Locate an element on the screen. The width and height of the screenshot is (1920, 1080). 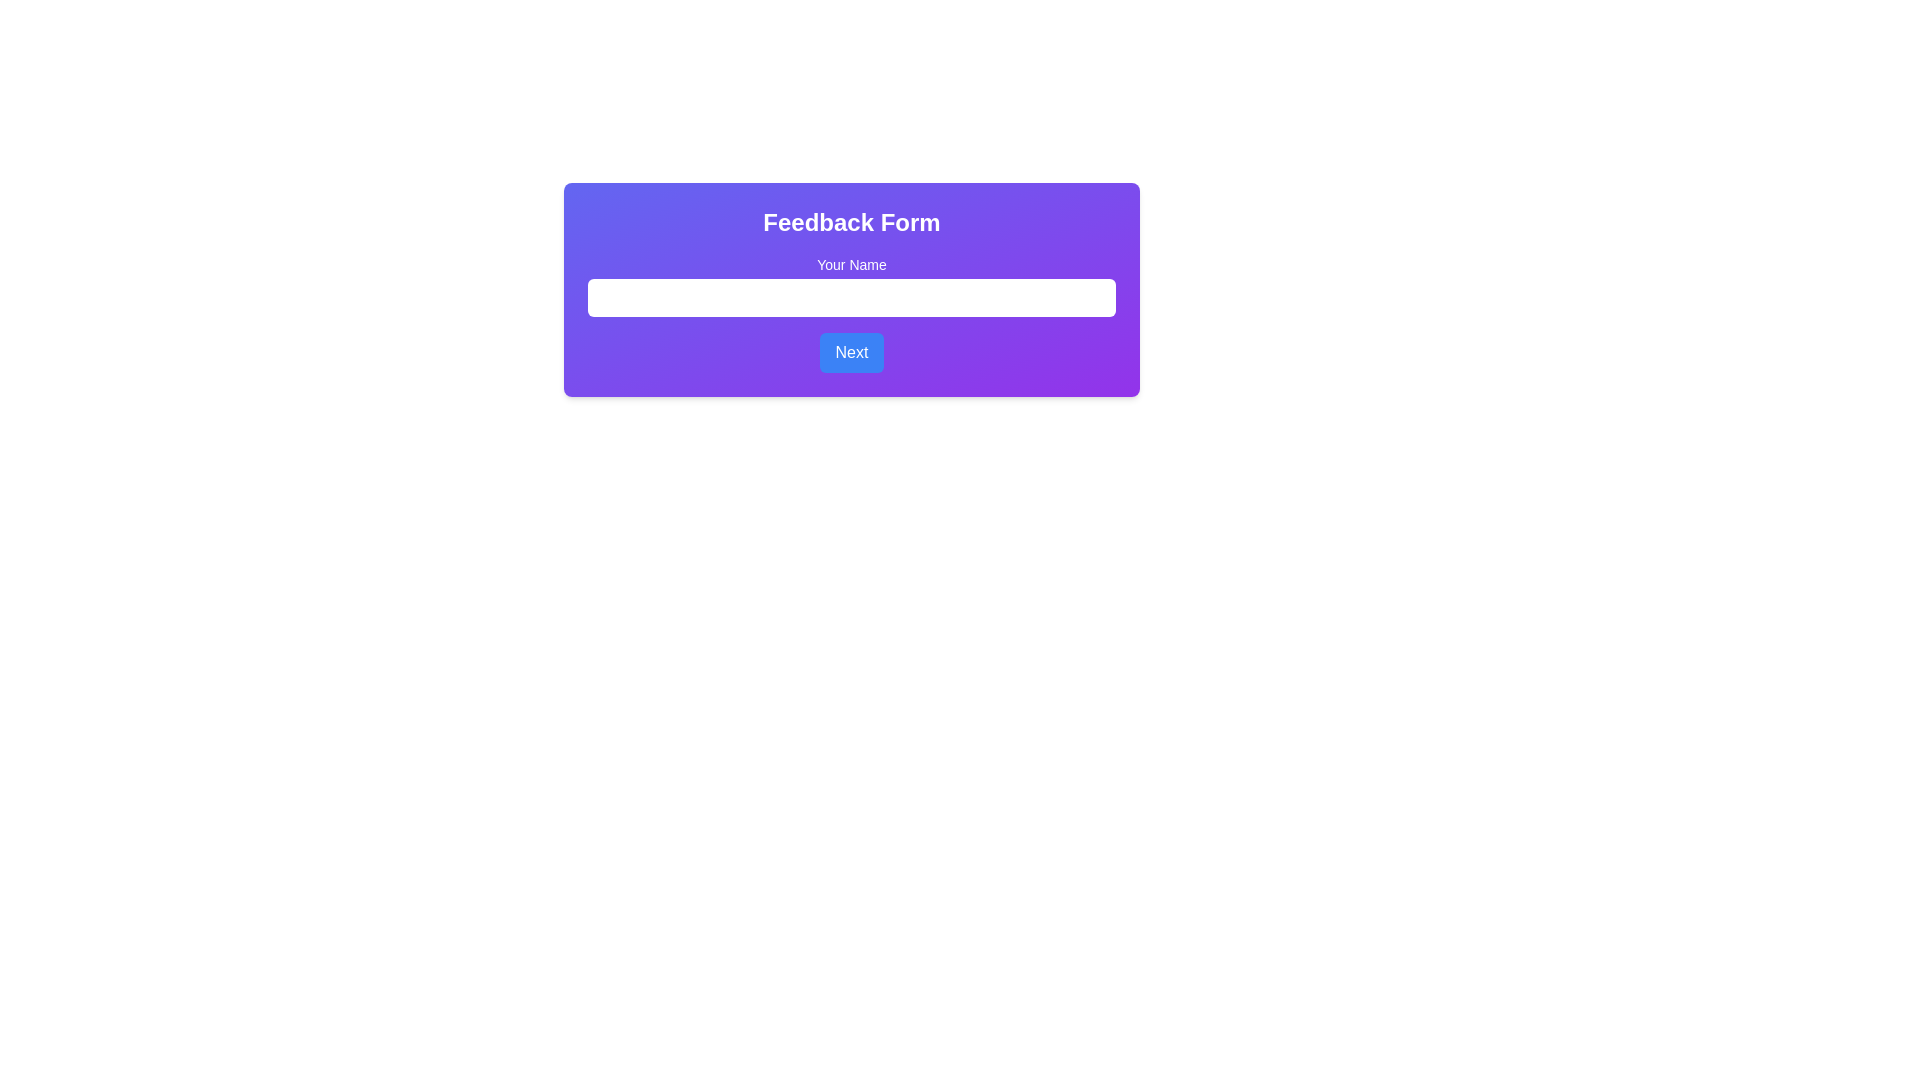
the text label that displays 'Your Name' in white text, located within a purple gradient rectangle, centered horizontally and positioned above an input field and a button labeled 'Next' is located at coordinates (851, 285).